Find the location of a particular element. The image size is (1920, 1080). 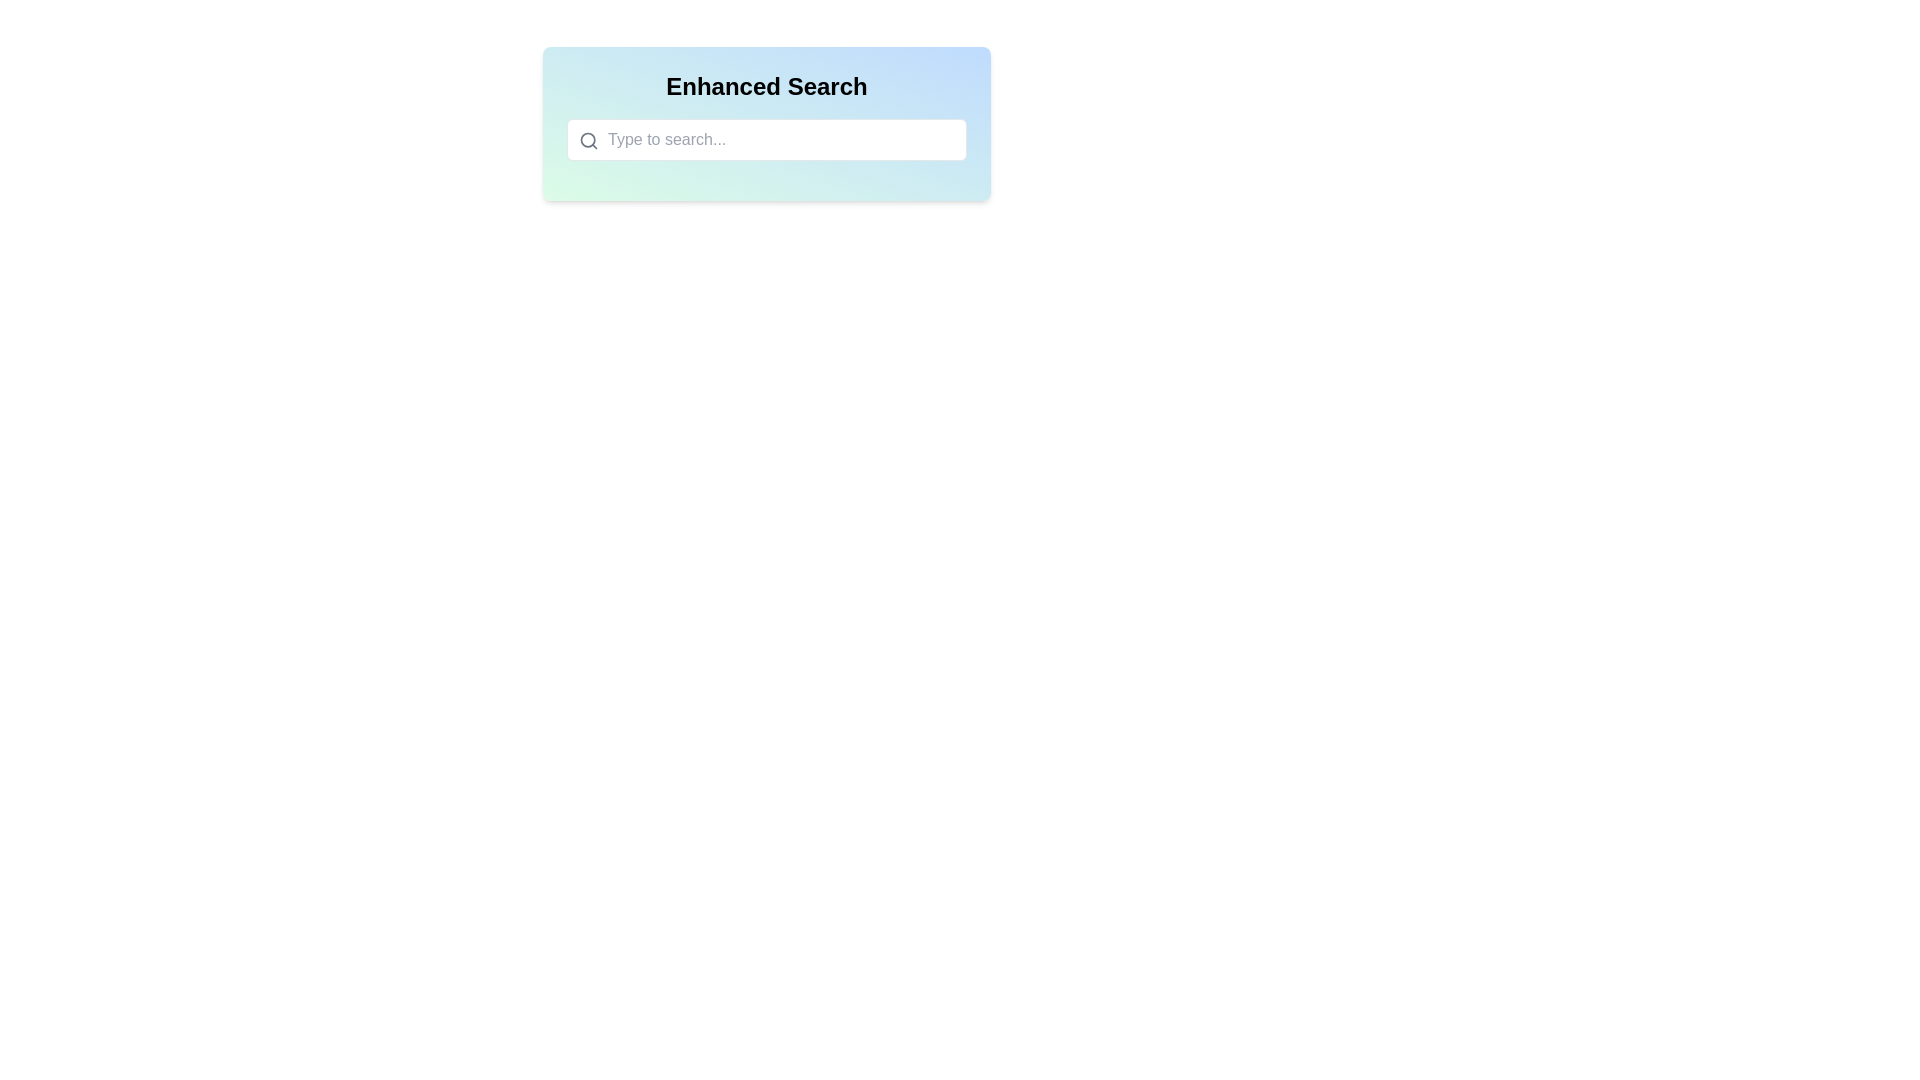

the search icon resembling a magnifying glass located to the left of the input field within the search bar is located at coordinates (588, 140).